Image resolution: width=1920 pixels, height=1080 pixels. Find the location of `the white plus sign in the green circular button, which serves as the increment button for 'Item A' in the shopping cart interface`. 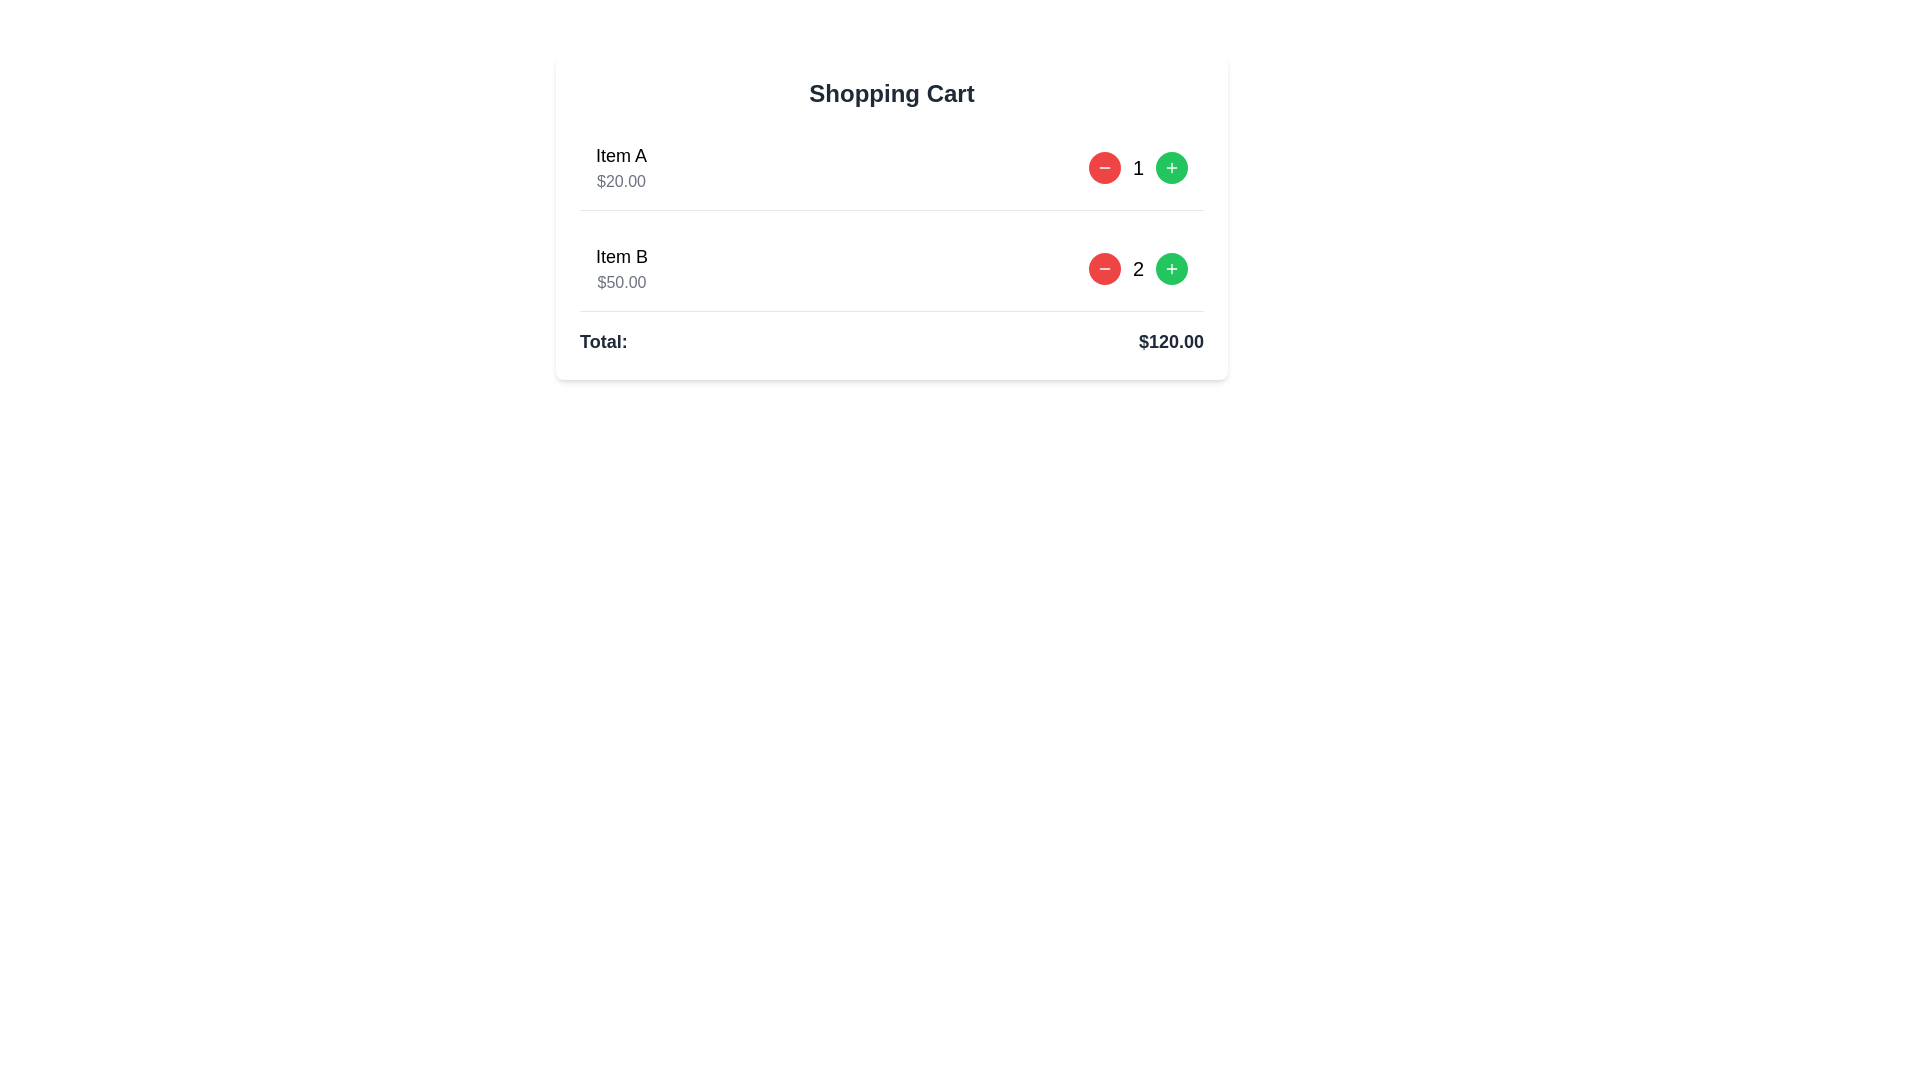

the white plus sign in the green circular button, which serves as the increment button for 'Item A' in the shopping cart interface is located at coordinates (1171, 167).